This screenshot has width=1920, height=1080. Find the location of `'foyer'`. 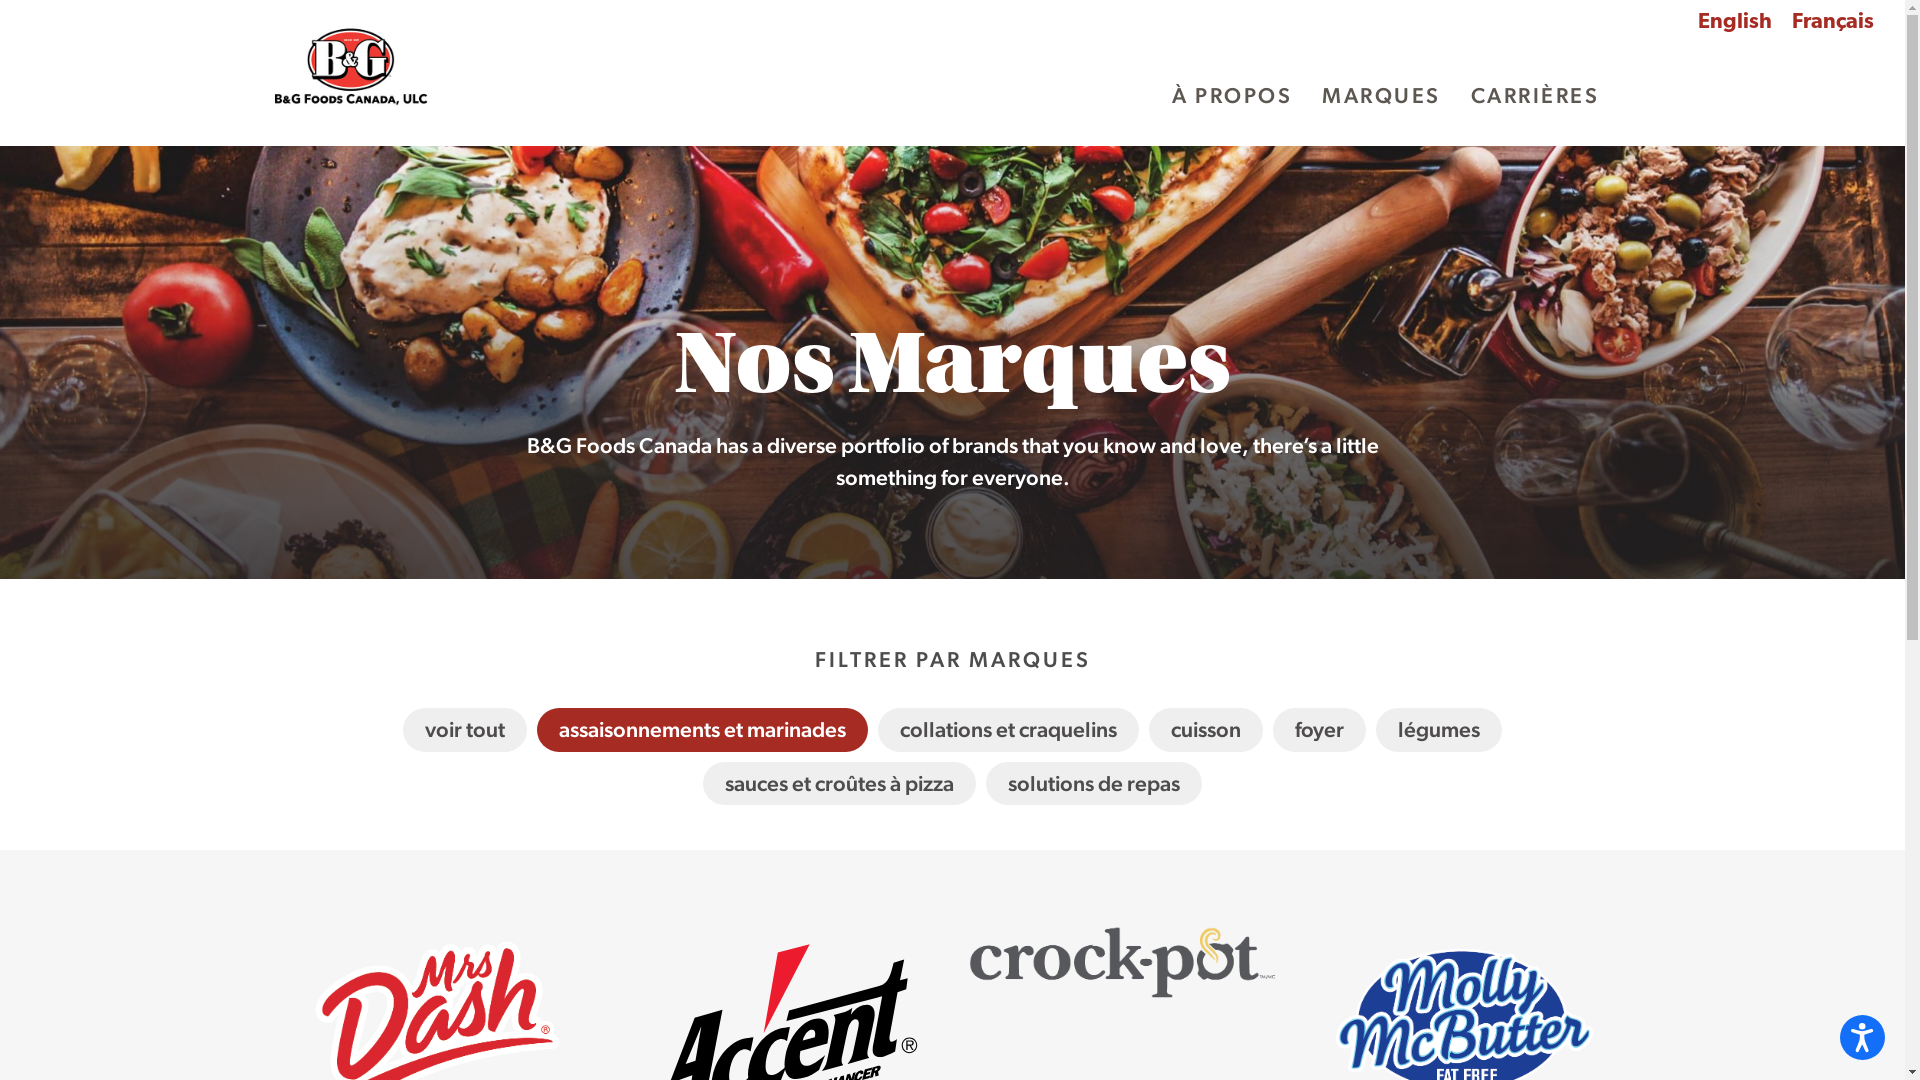

'foyer' is located at coordinates (1319, 729).